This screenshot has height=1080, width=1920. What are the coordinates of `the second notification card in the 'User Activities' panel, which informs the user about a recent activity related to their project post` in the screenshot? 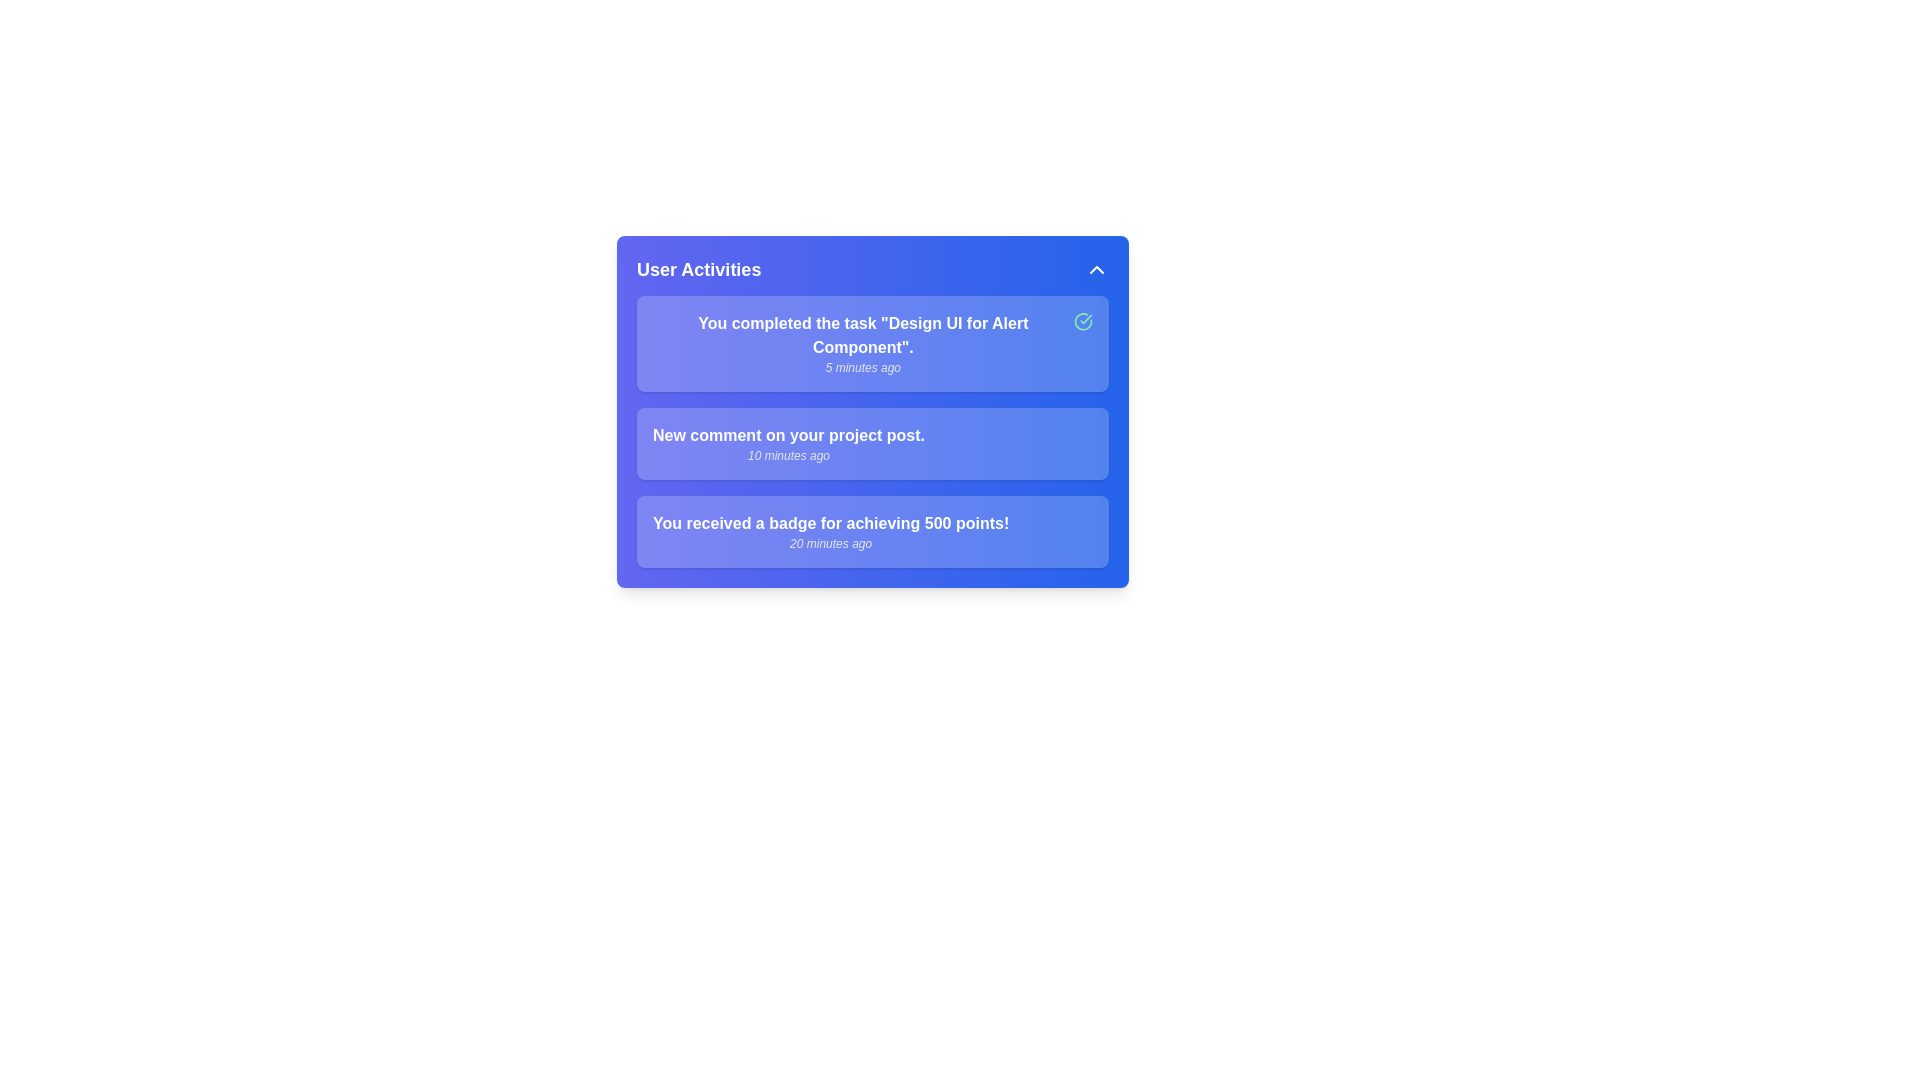 It's located at (873, 442).